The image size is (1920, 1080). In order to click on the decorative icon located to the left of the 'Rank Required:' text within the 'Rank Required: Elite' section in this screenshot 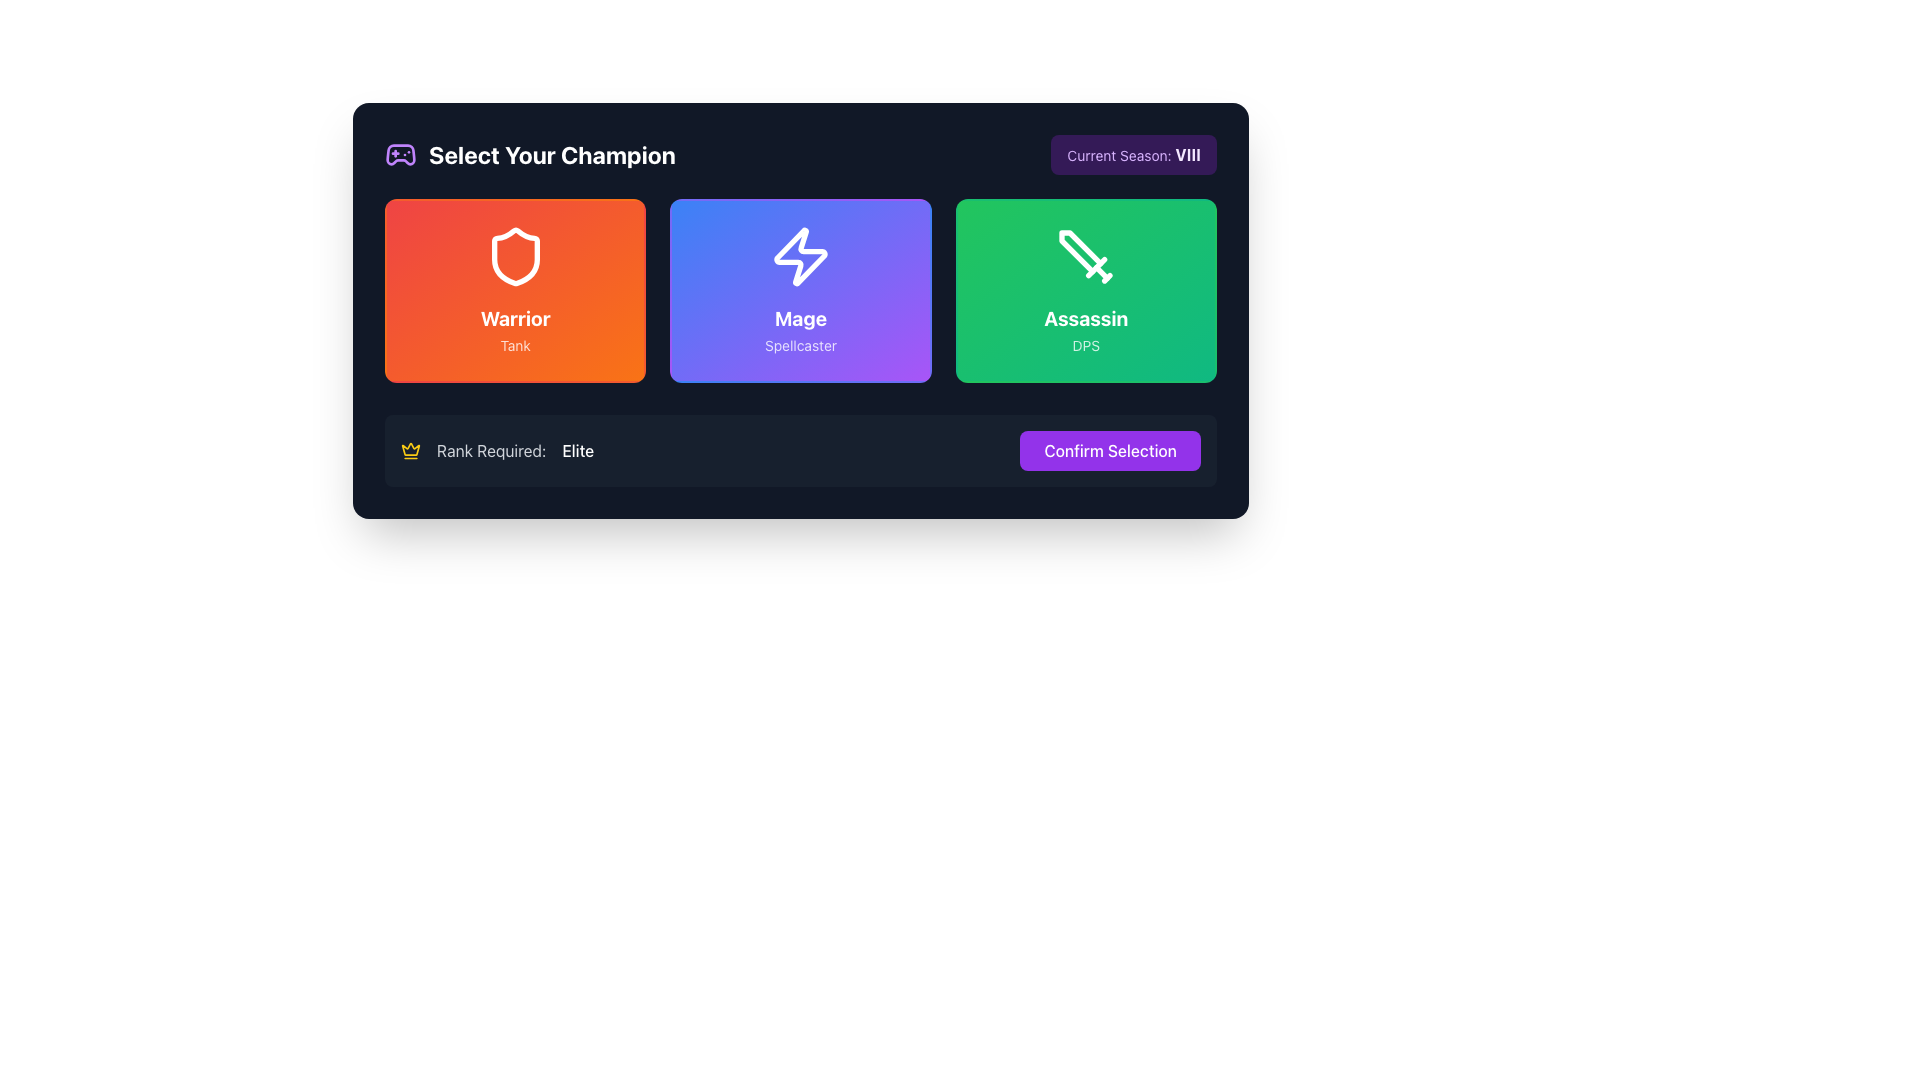, I will do `click(410, 451)`.